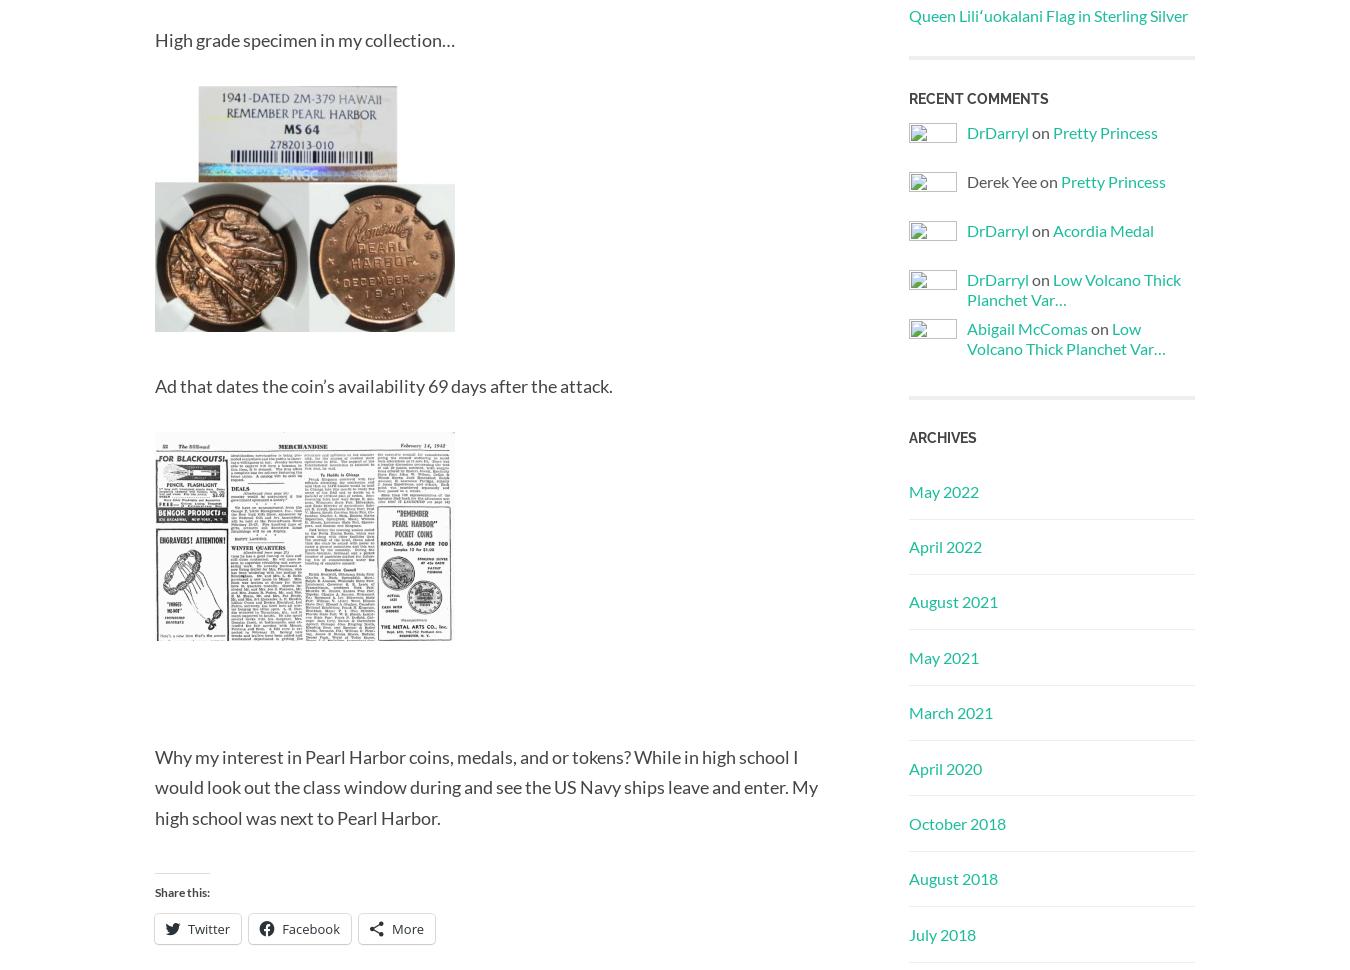 The height and width of the screenshot is (970, 1350). I want to click on 'October 2018', so click(956, 822).